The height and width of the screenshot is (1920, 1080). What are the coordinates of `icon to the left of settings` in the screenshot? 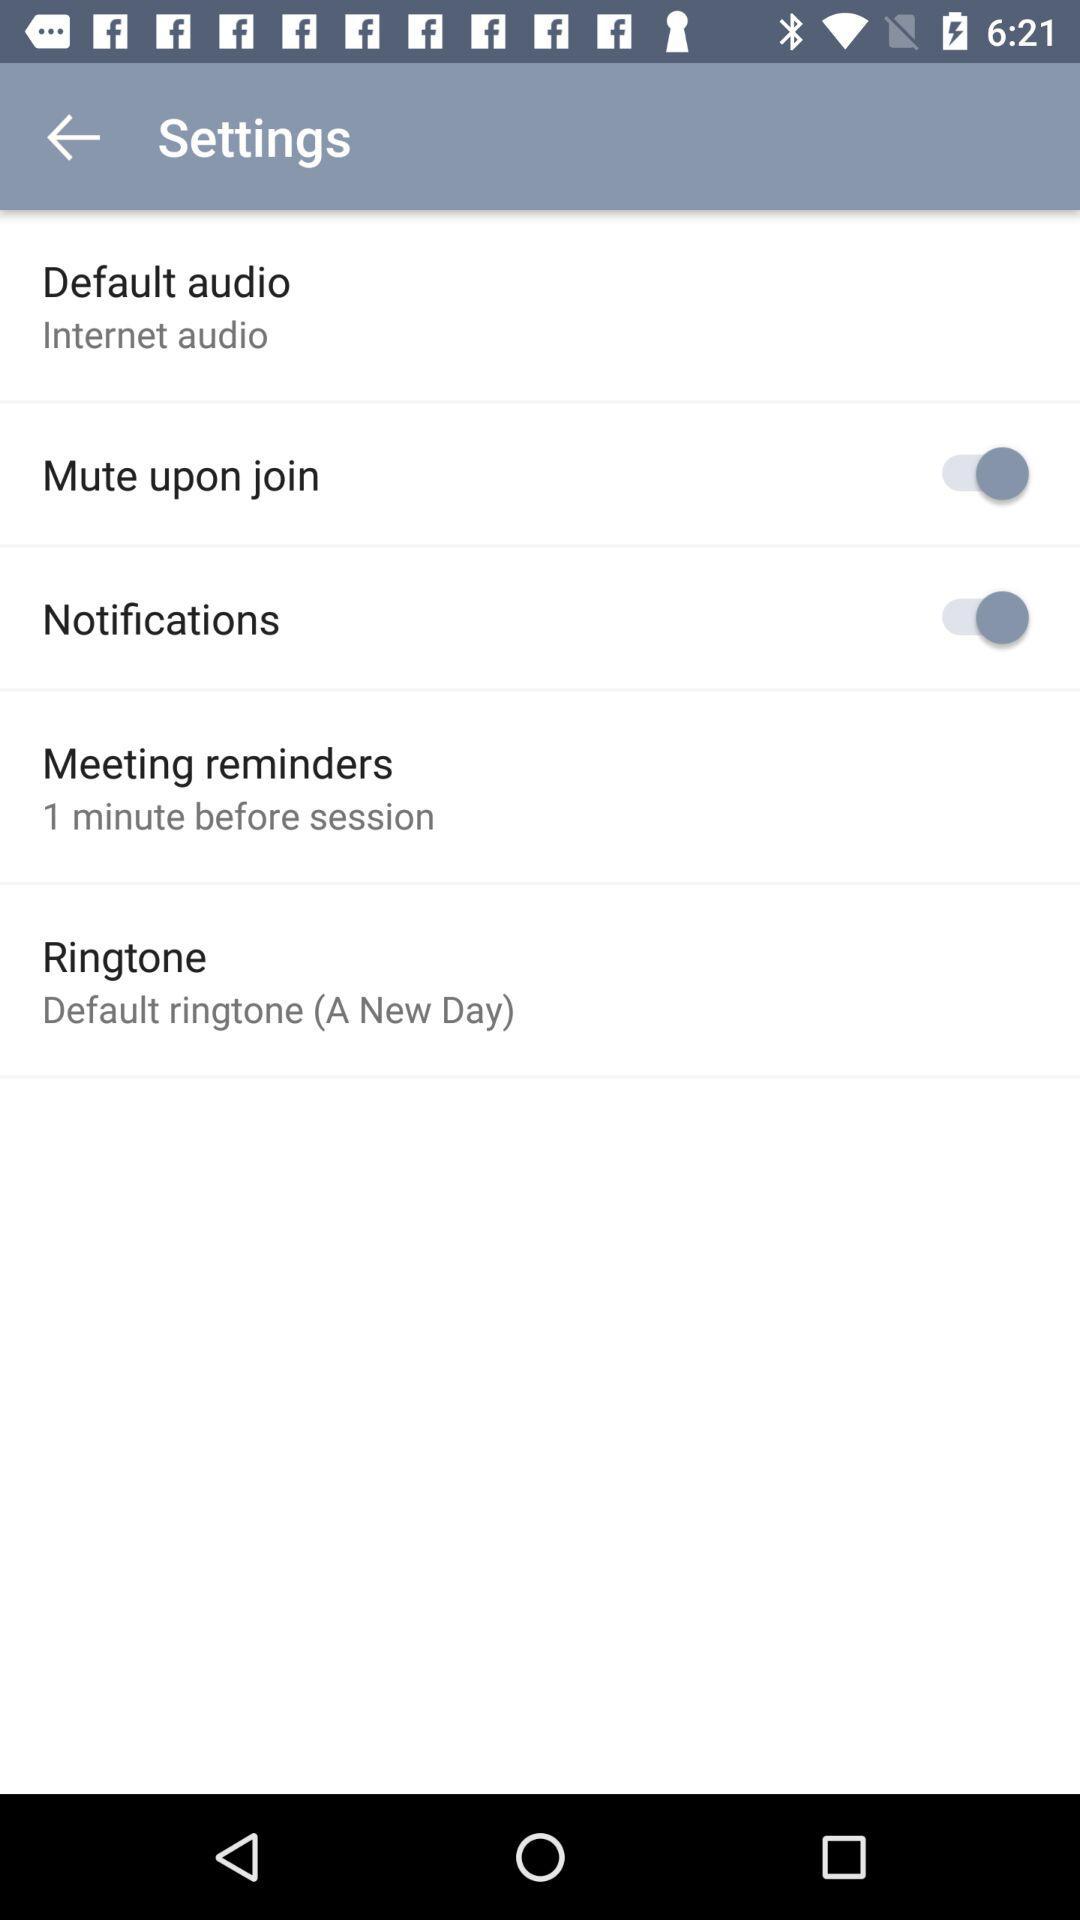 It's located at (72, 135).